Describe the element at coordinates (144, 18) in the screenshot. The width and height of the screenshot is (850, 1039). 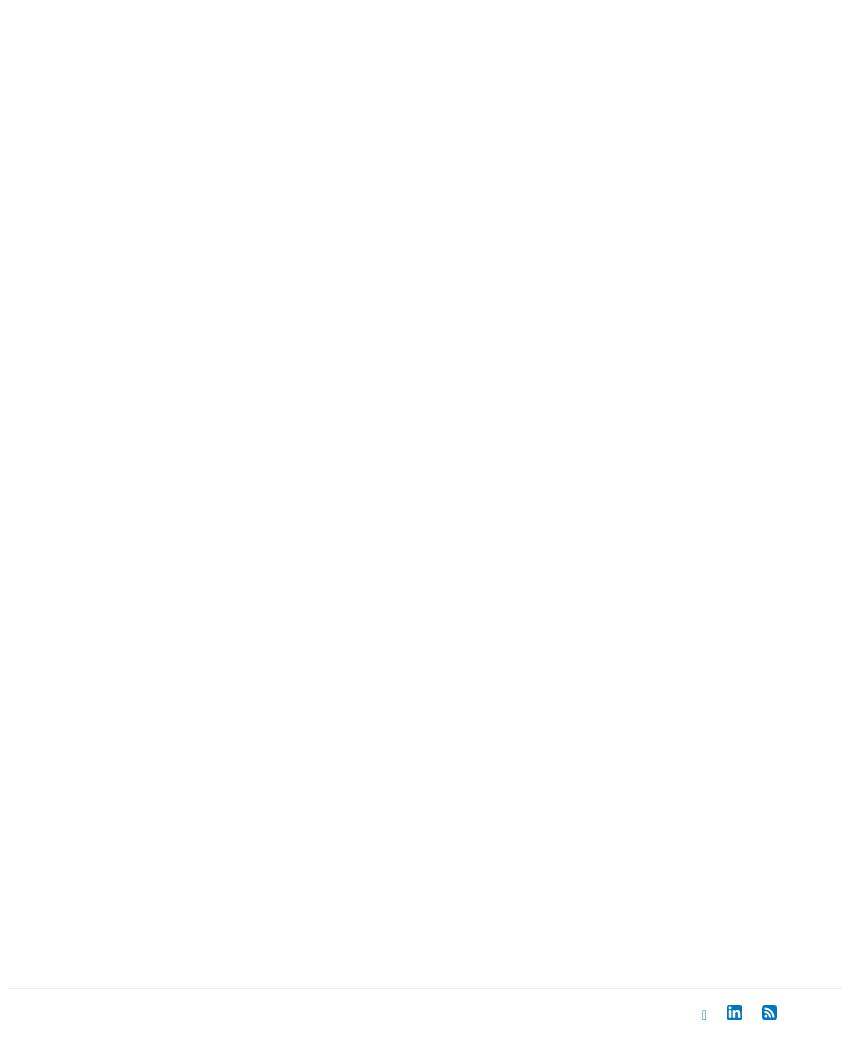
I see `'December 2007'` at that location.